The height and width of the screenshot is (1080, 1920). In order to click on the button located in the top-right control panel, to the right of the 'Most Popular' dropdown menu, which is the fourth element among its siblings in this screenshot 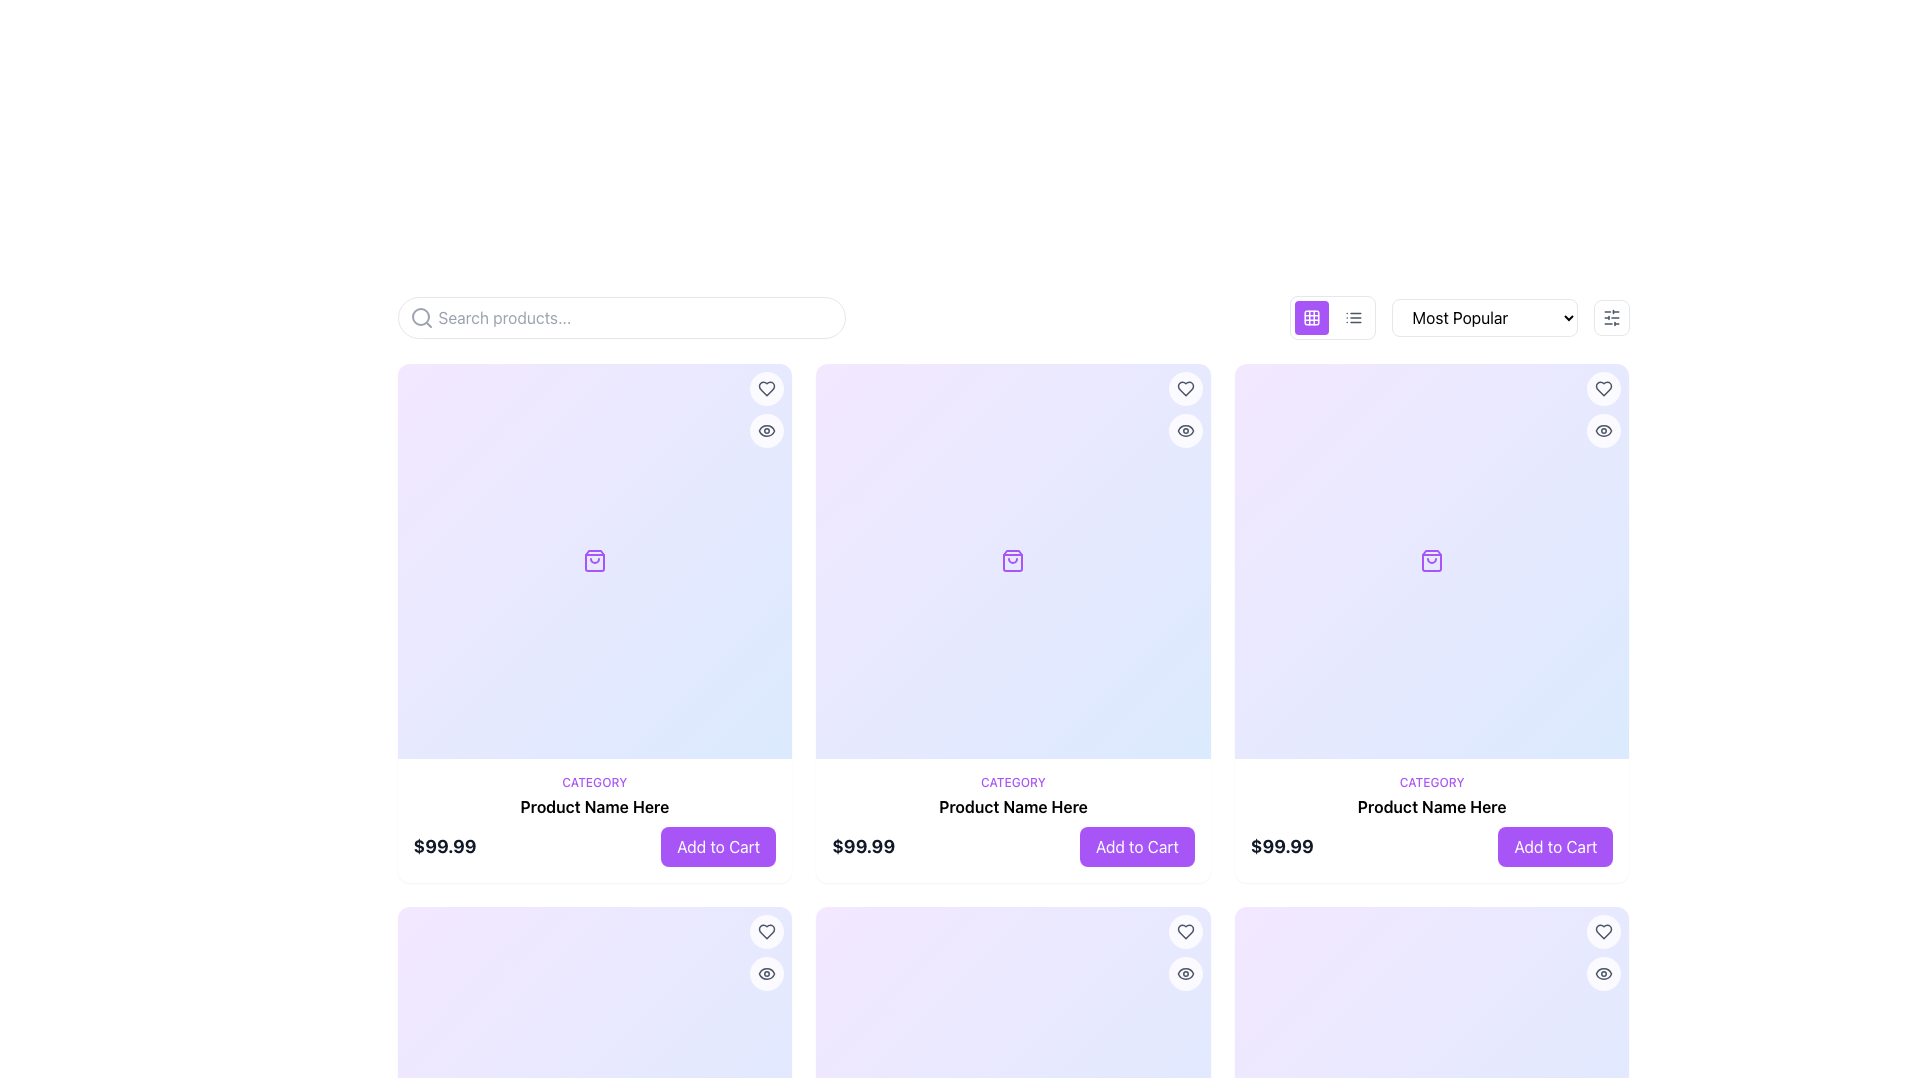, I will do `click(1611, 316)`.